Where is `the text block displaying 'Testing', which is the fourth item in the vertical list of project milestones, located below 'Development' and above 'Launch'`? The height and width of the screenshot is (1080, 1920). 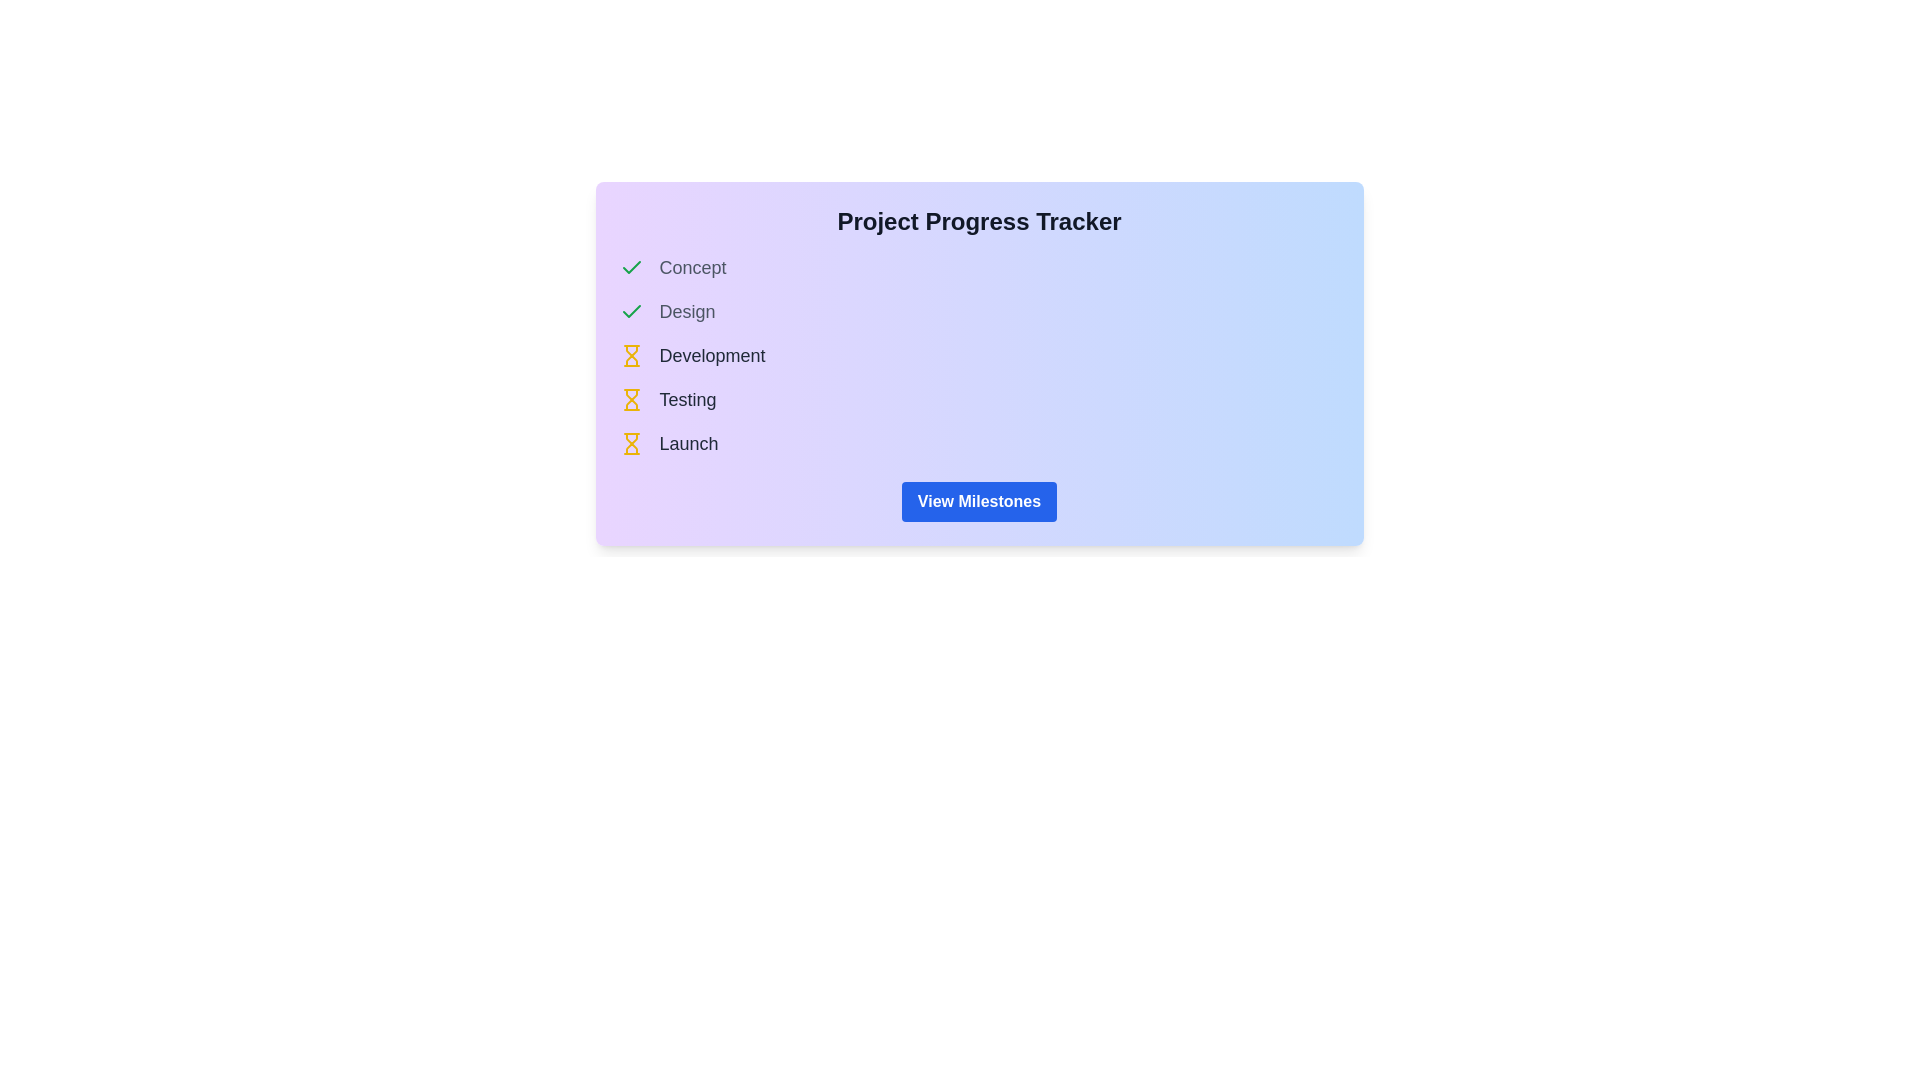 the text block displaying 'Testing', which is the fourth item in the vertical list of project milestones, located below 'Development' and above 'Launch' is located at coordinates (687, 400).